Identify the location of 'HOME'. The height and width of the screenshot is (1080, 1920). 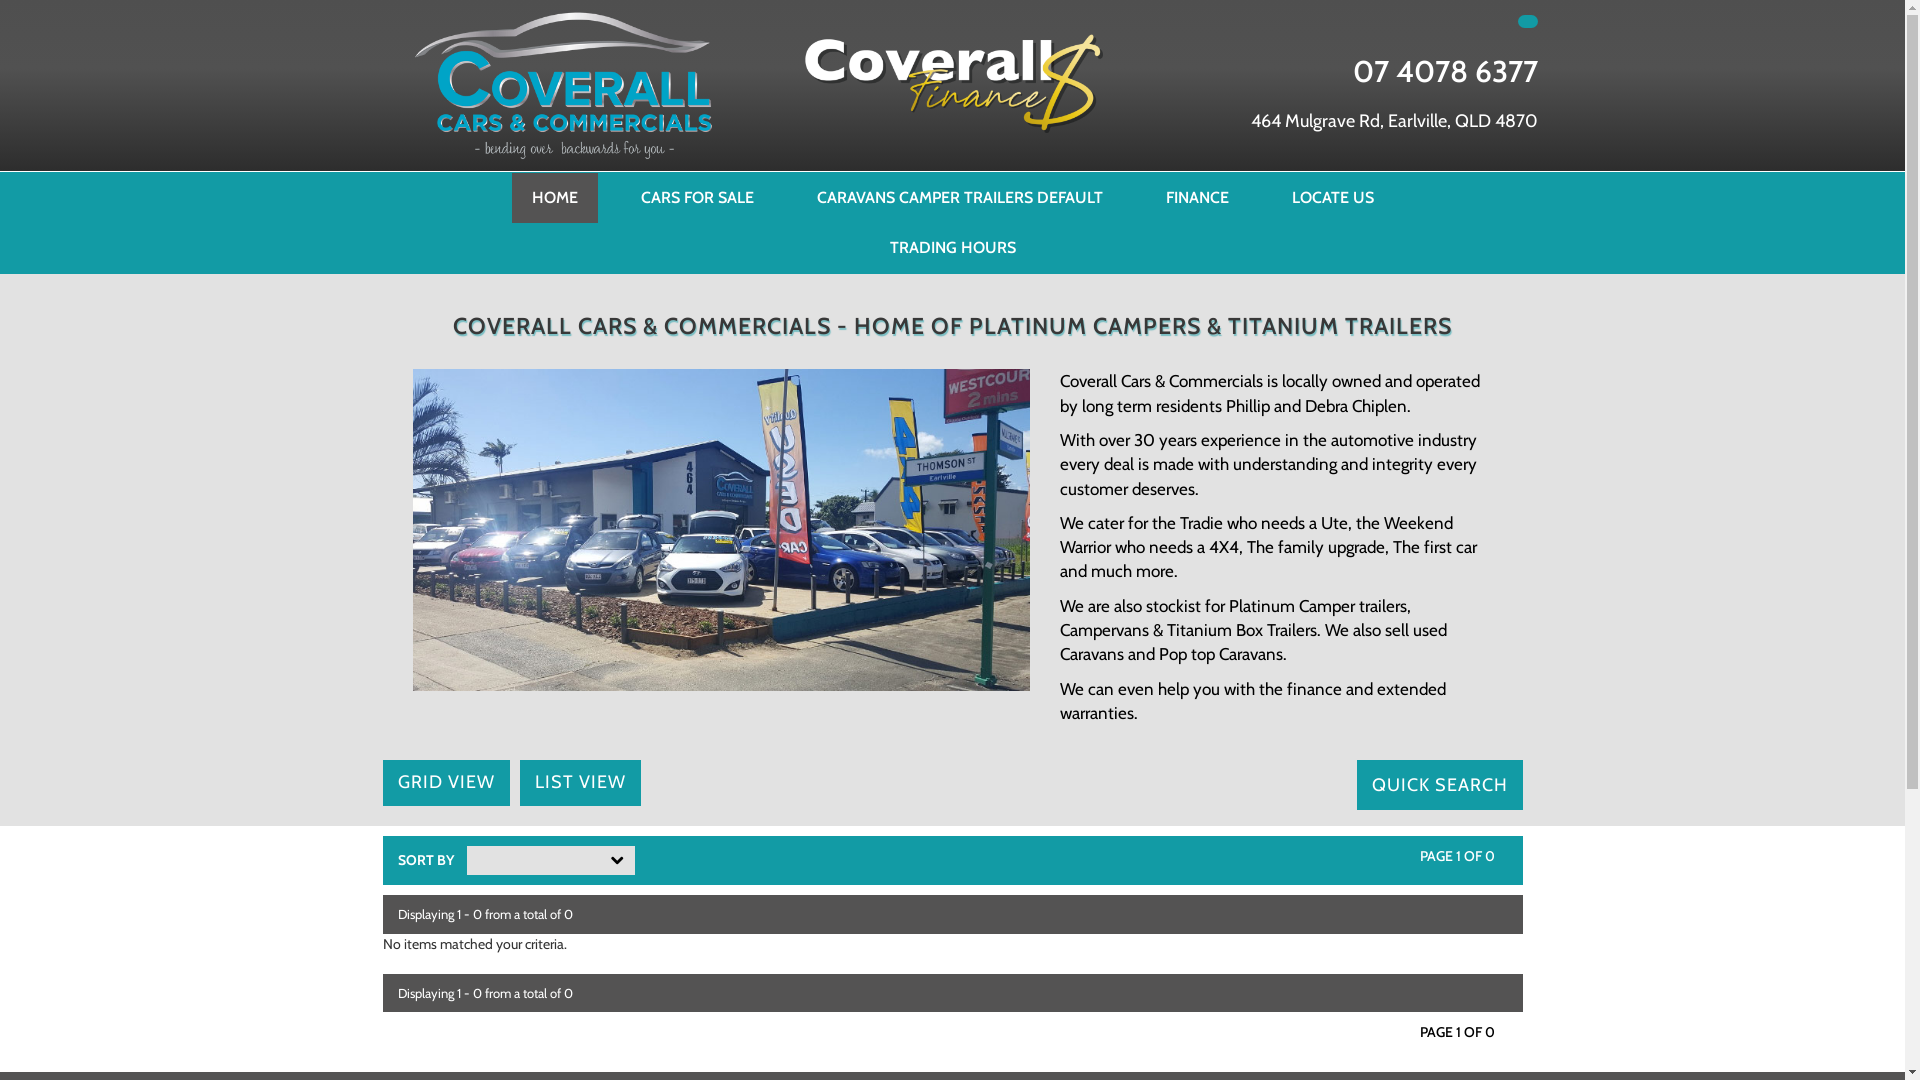
(555, 197).